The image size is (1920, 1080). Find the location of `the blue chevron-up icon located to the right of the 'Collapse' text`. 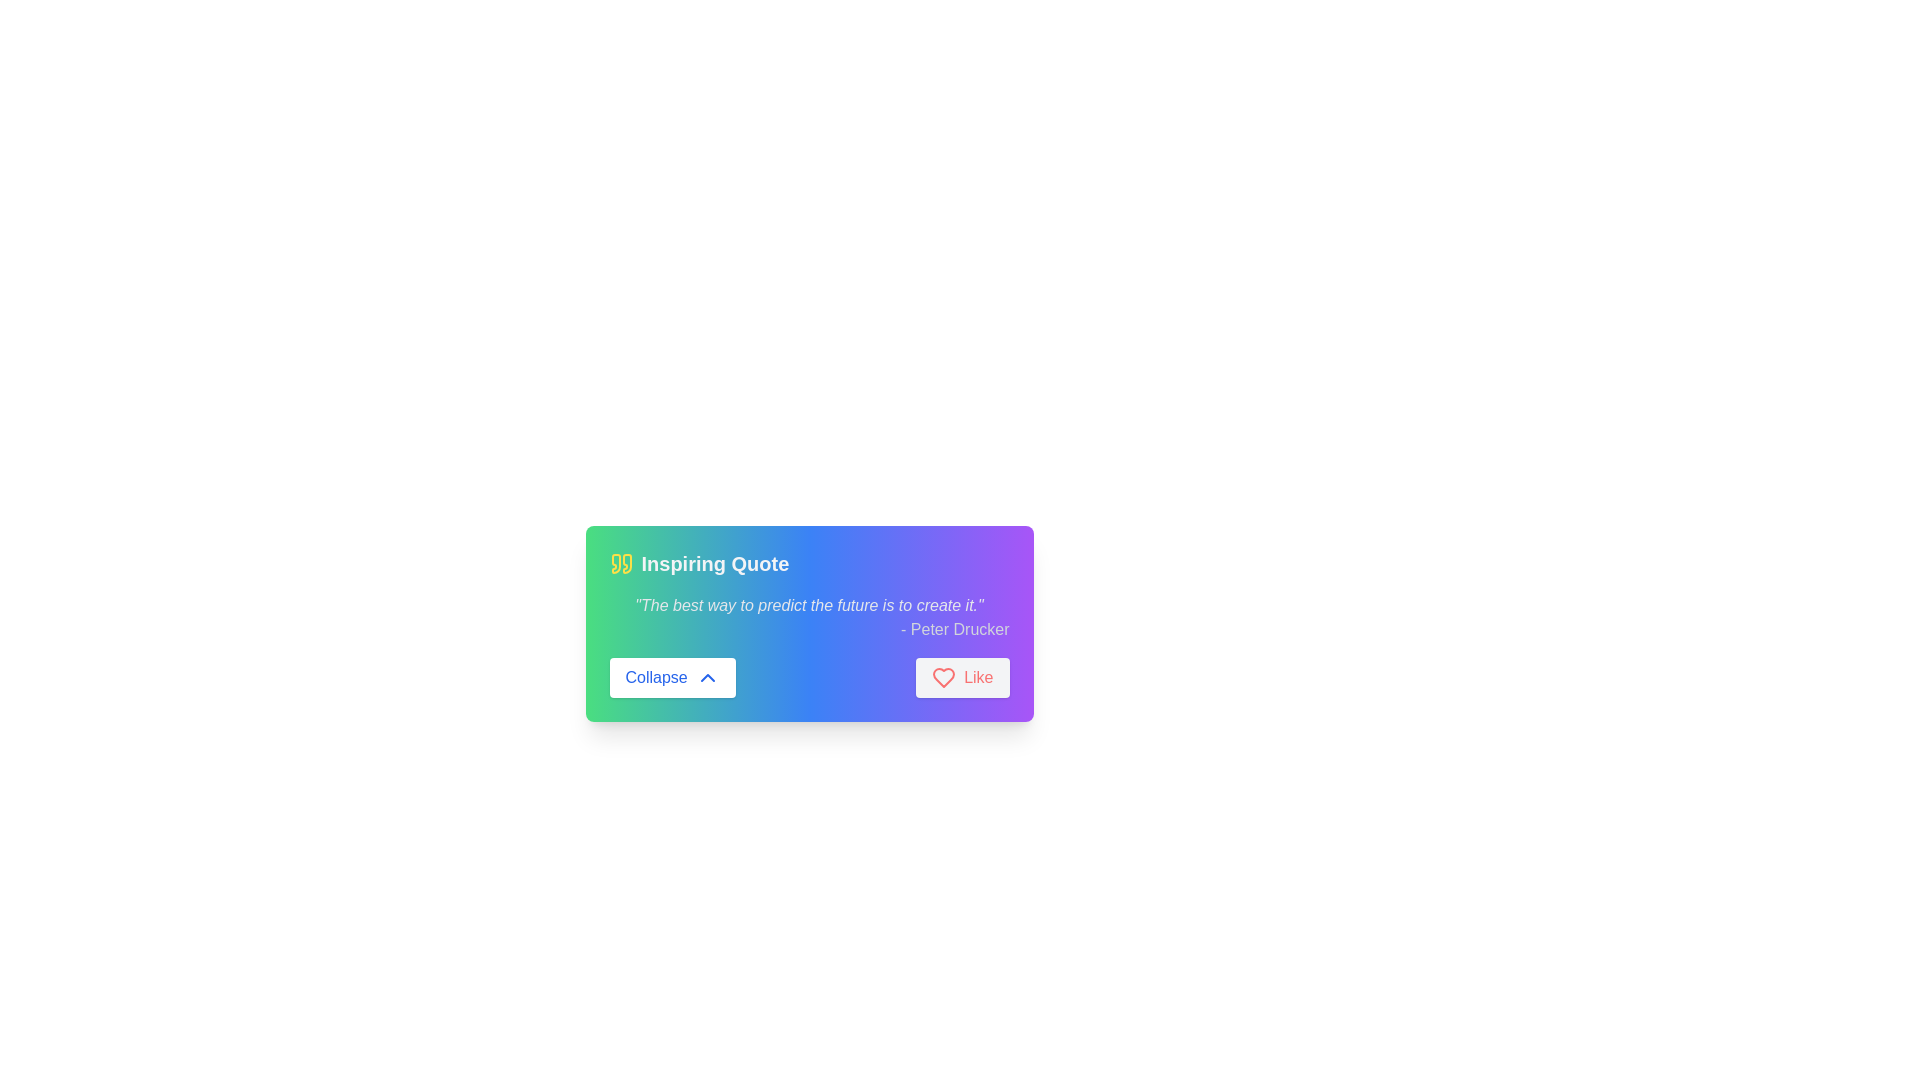

the blue chevron-up icon located to the right of the 'Collapse' text is located at coordinates (707, 677).